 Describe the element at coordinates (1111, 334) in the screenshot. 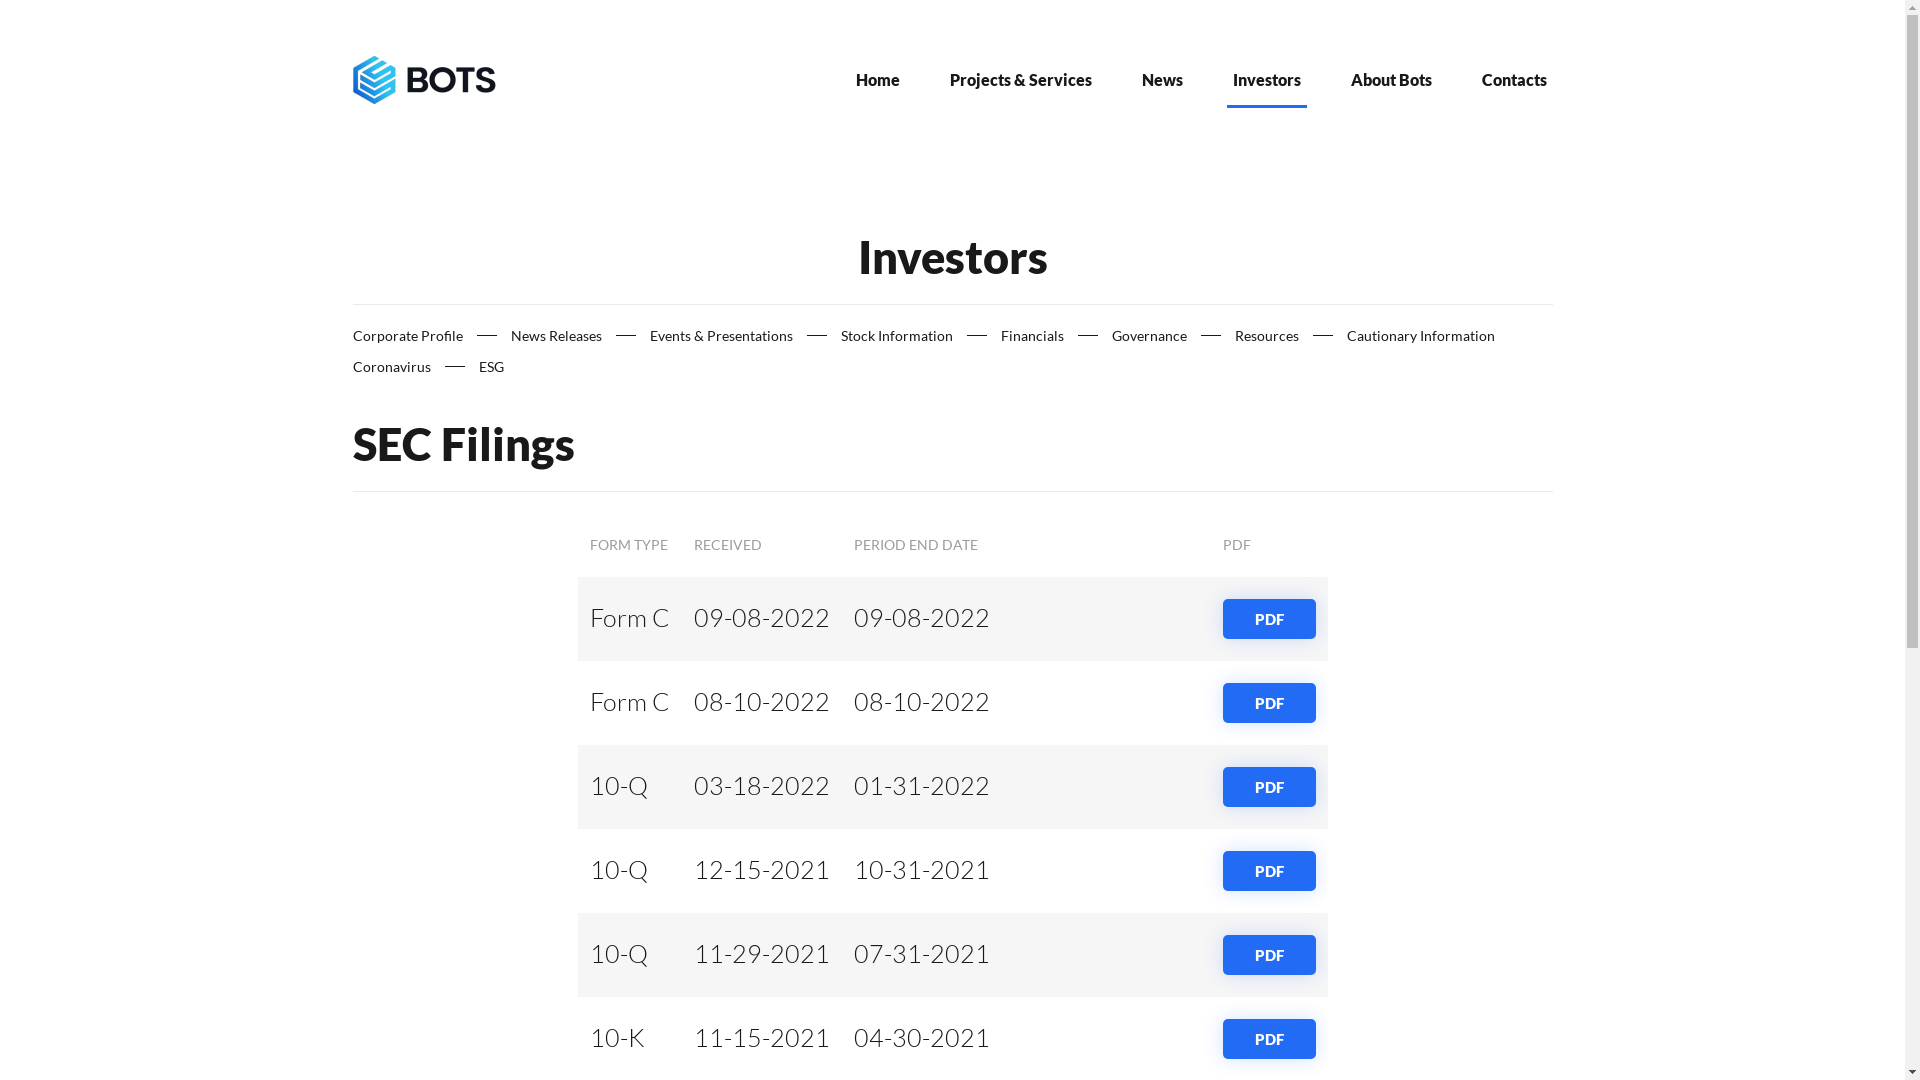

I see `'Governance'` at that location.